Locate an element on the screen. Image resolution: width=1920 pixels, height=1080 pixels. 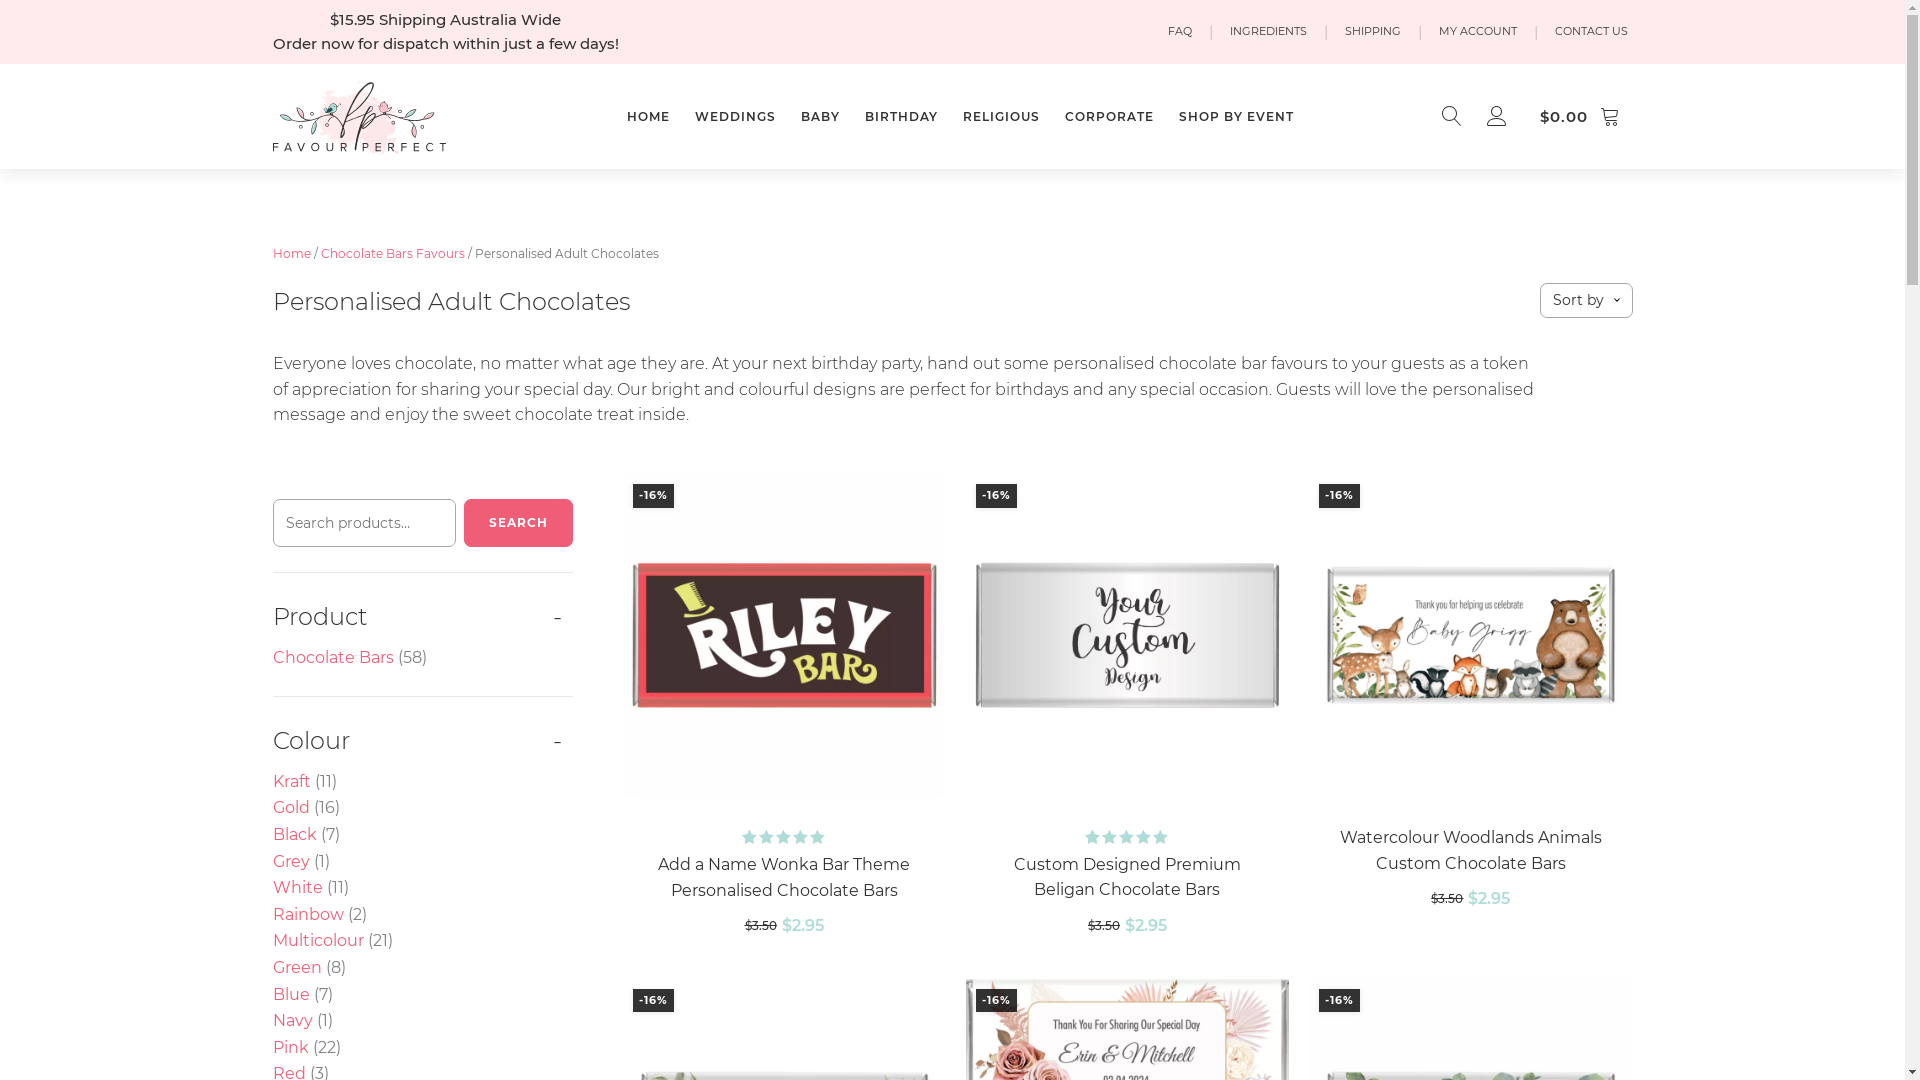
'Add a Name Wonka Bar Theme Personalised Chocolate Bars' is located at coordinates (642, 876).